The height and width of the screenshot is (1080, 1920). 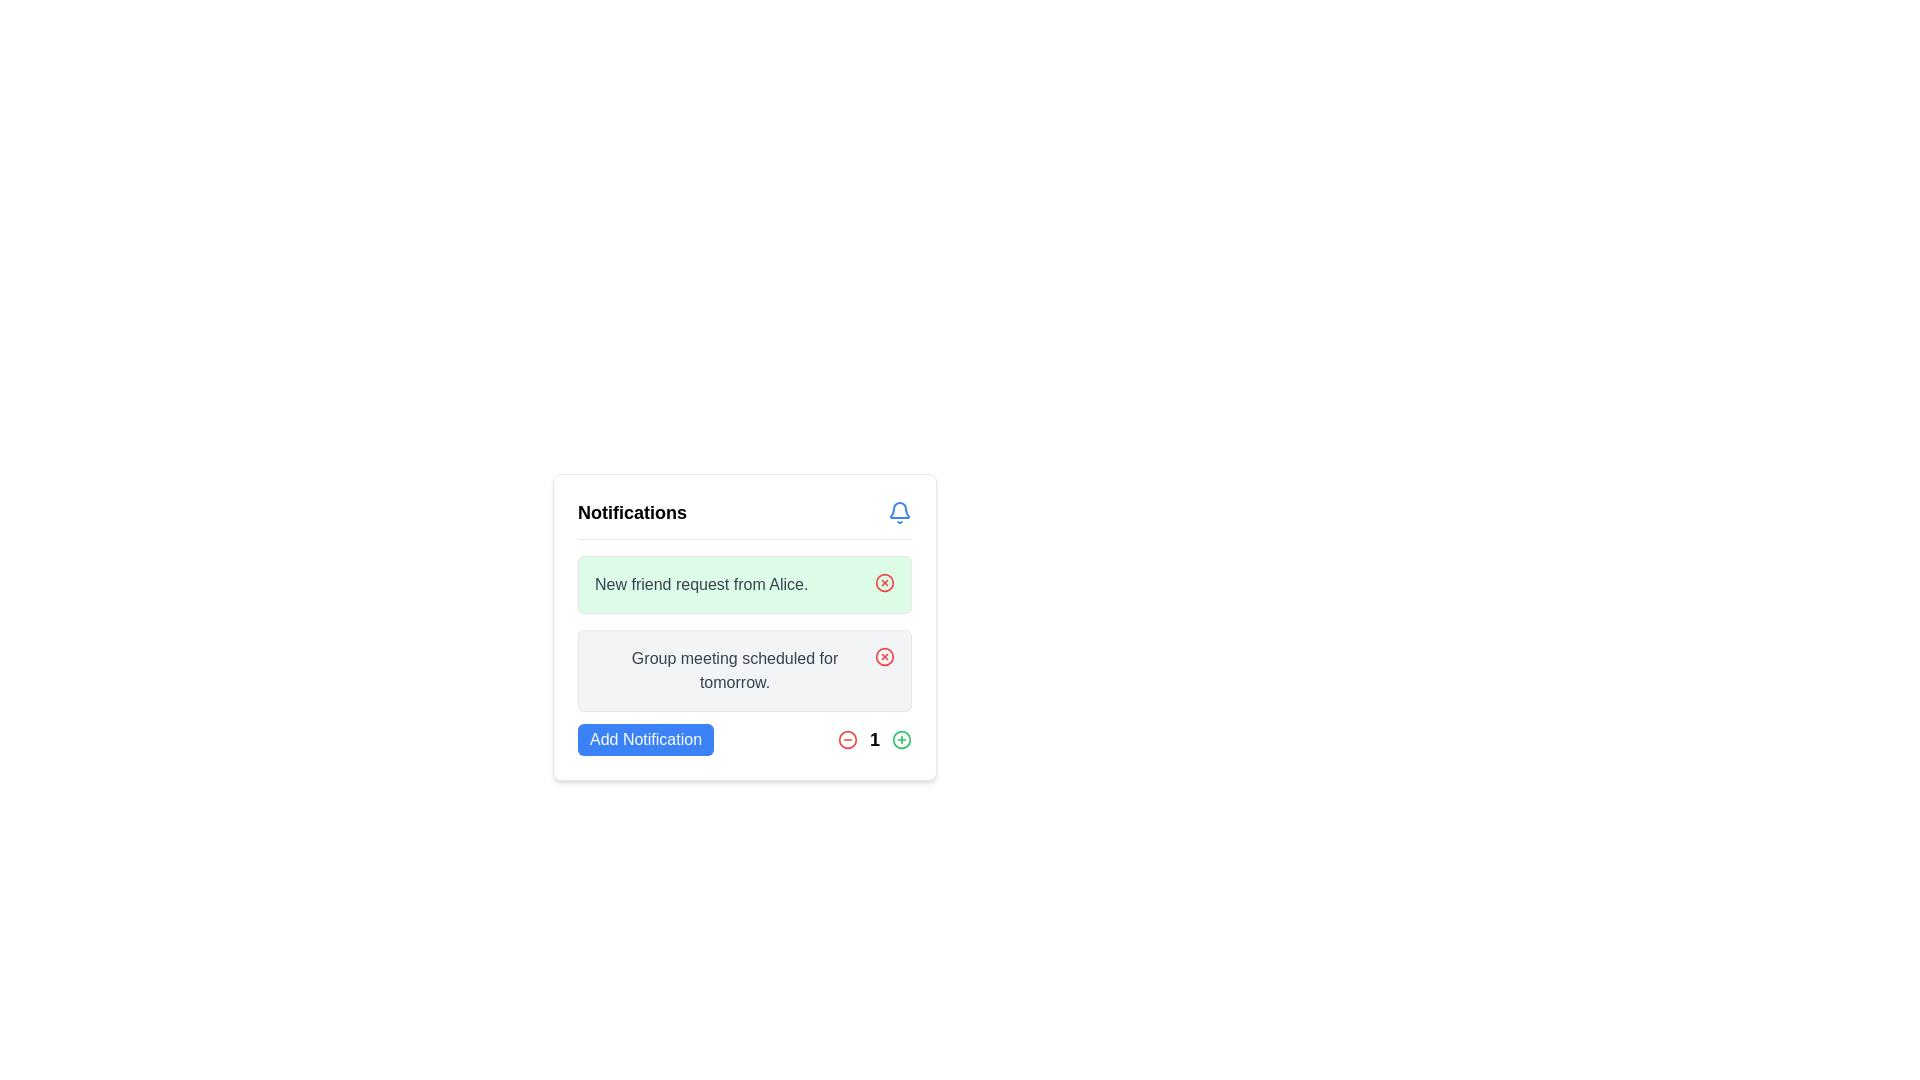 What do you see at coordinates (899, 509) in the screenshot?
I see `the top outline of the bell icon located in the top-right corner of the notification panel, which is part of an SVG representation symbolizing notifications` at bounding box center [899, 509].